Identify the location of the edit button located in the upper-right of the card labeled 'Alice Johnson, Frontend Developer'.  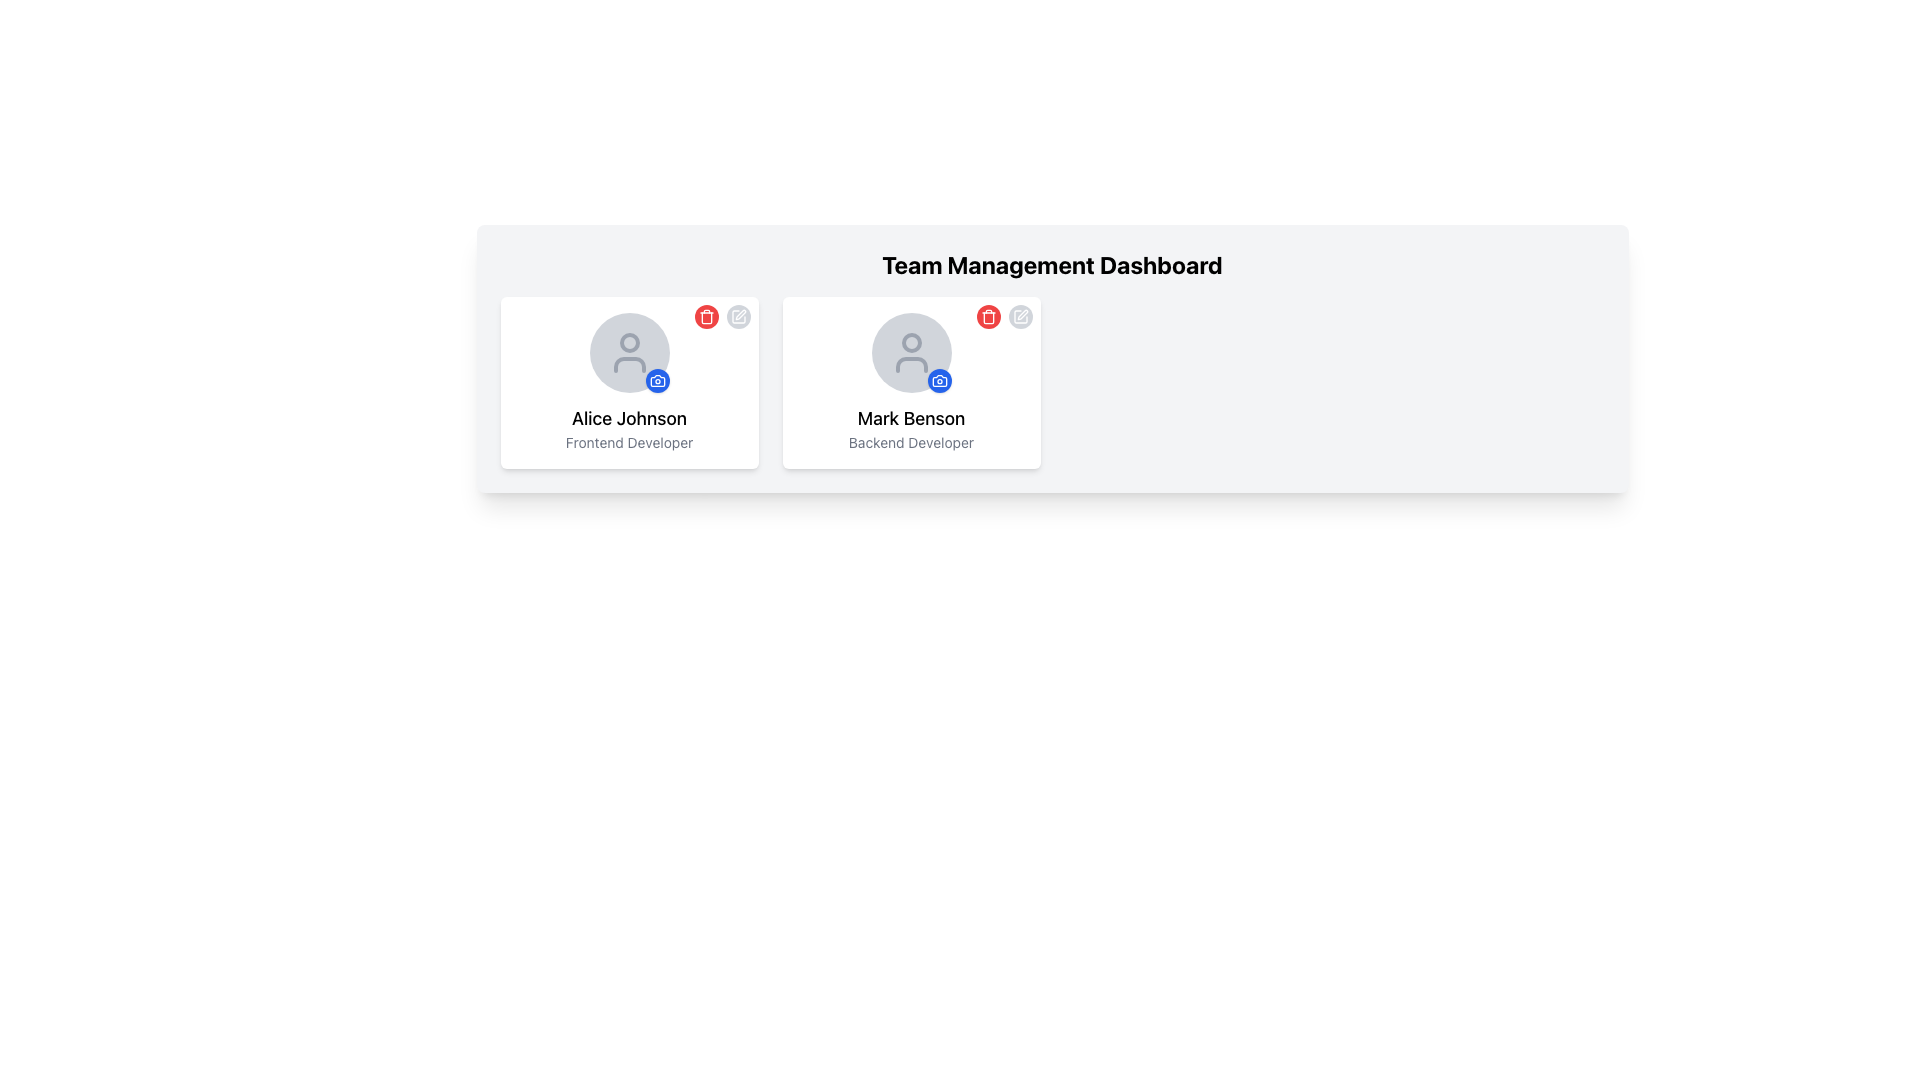
(737, 315).